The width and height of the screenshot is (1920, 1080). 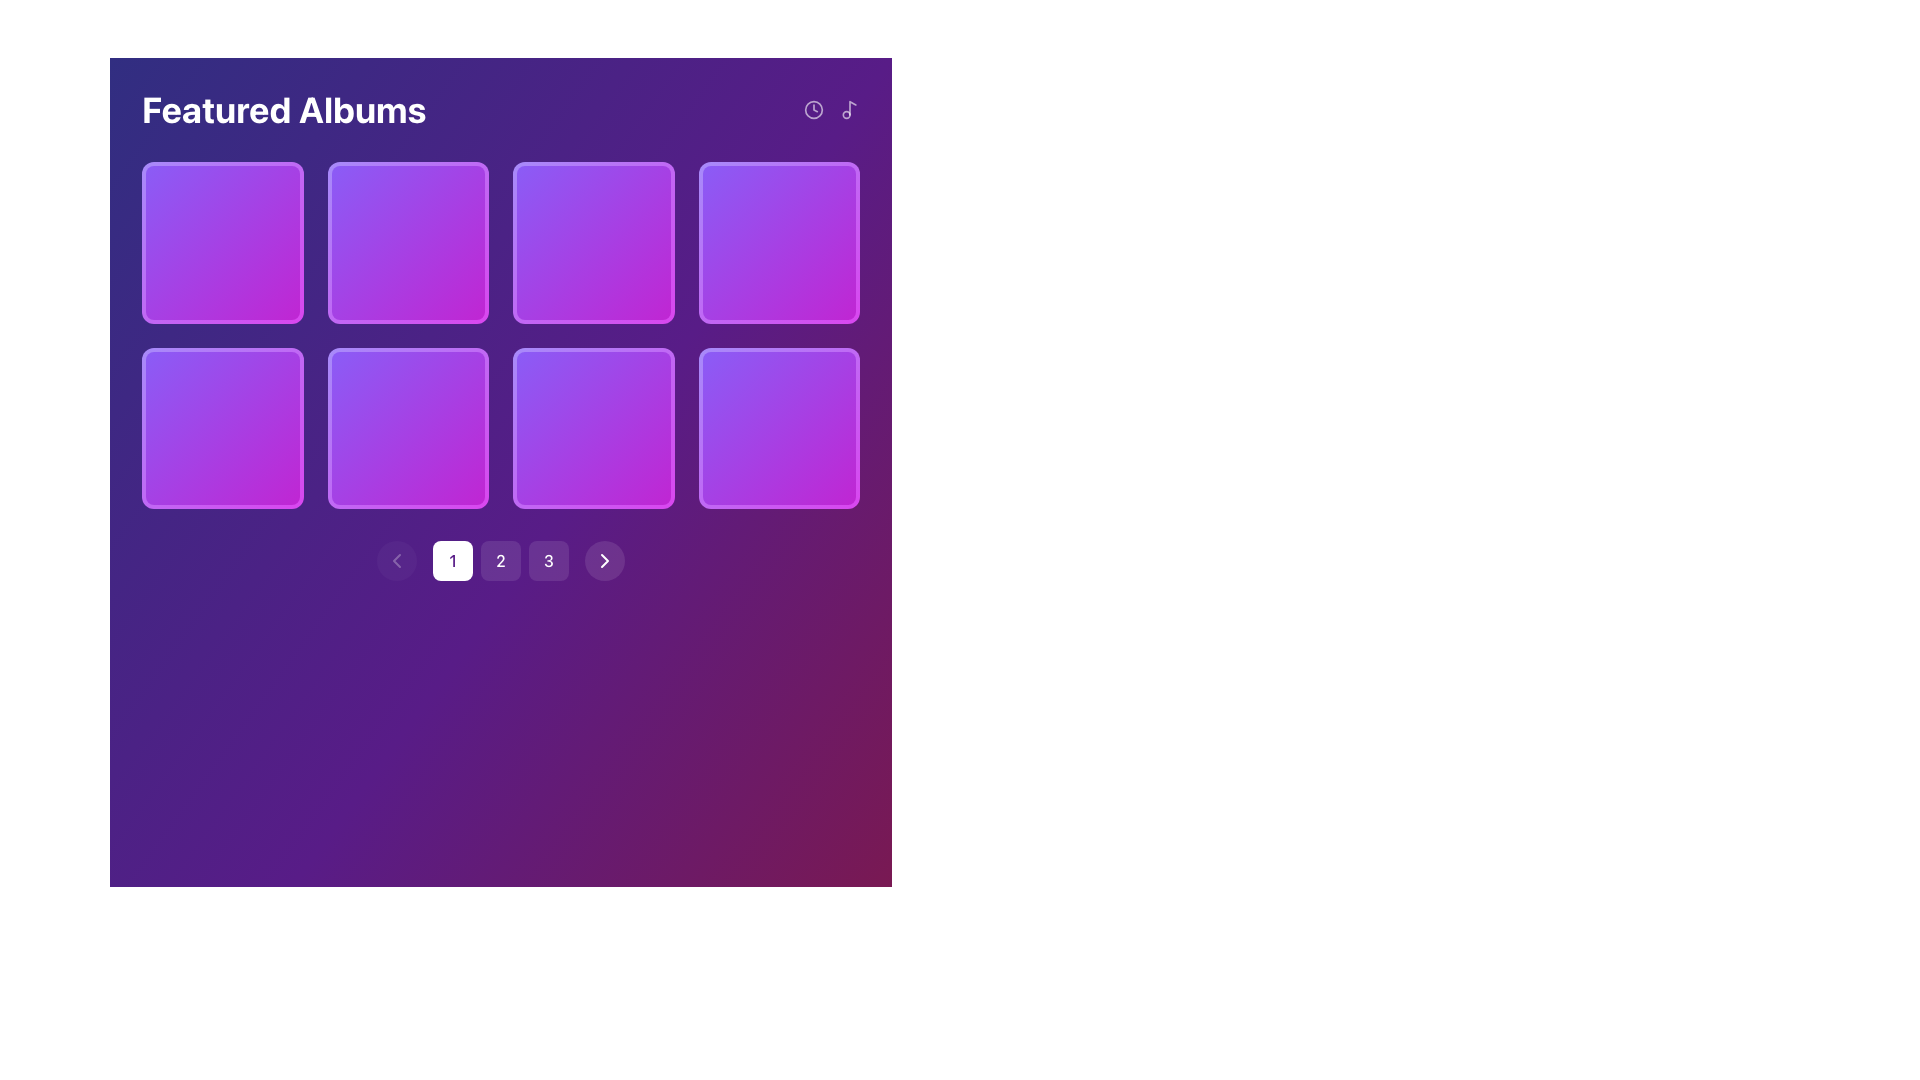 What do you see at coordinates (778, 241) in the screenshot?
I see `the interactive tile with a gradient background transitioning from violet to fuchsia, located in the top row, third column of the album feature section, to interact or view details` at bounding box center [778, 241].